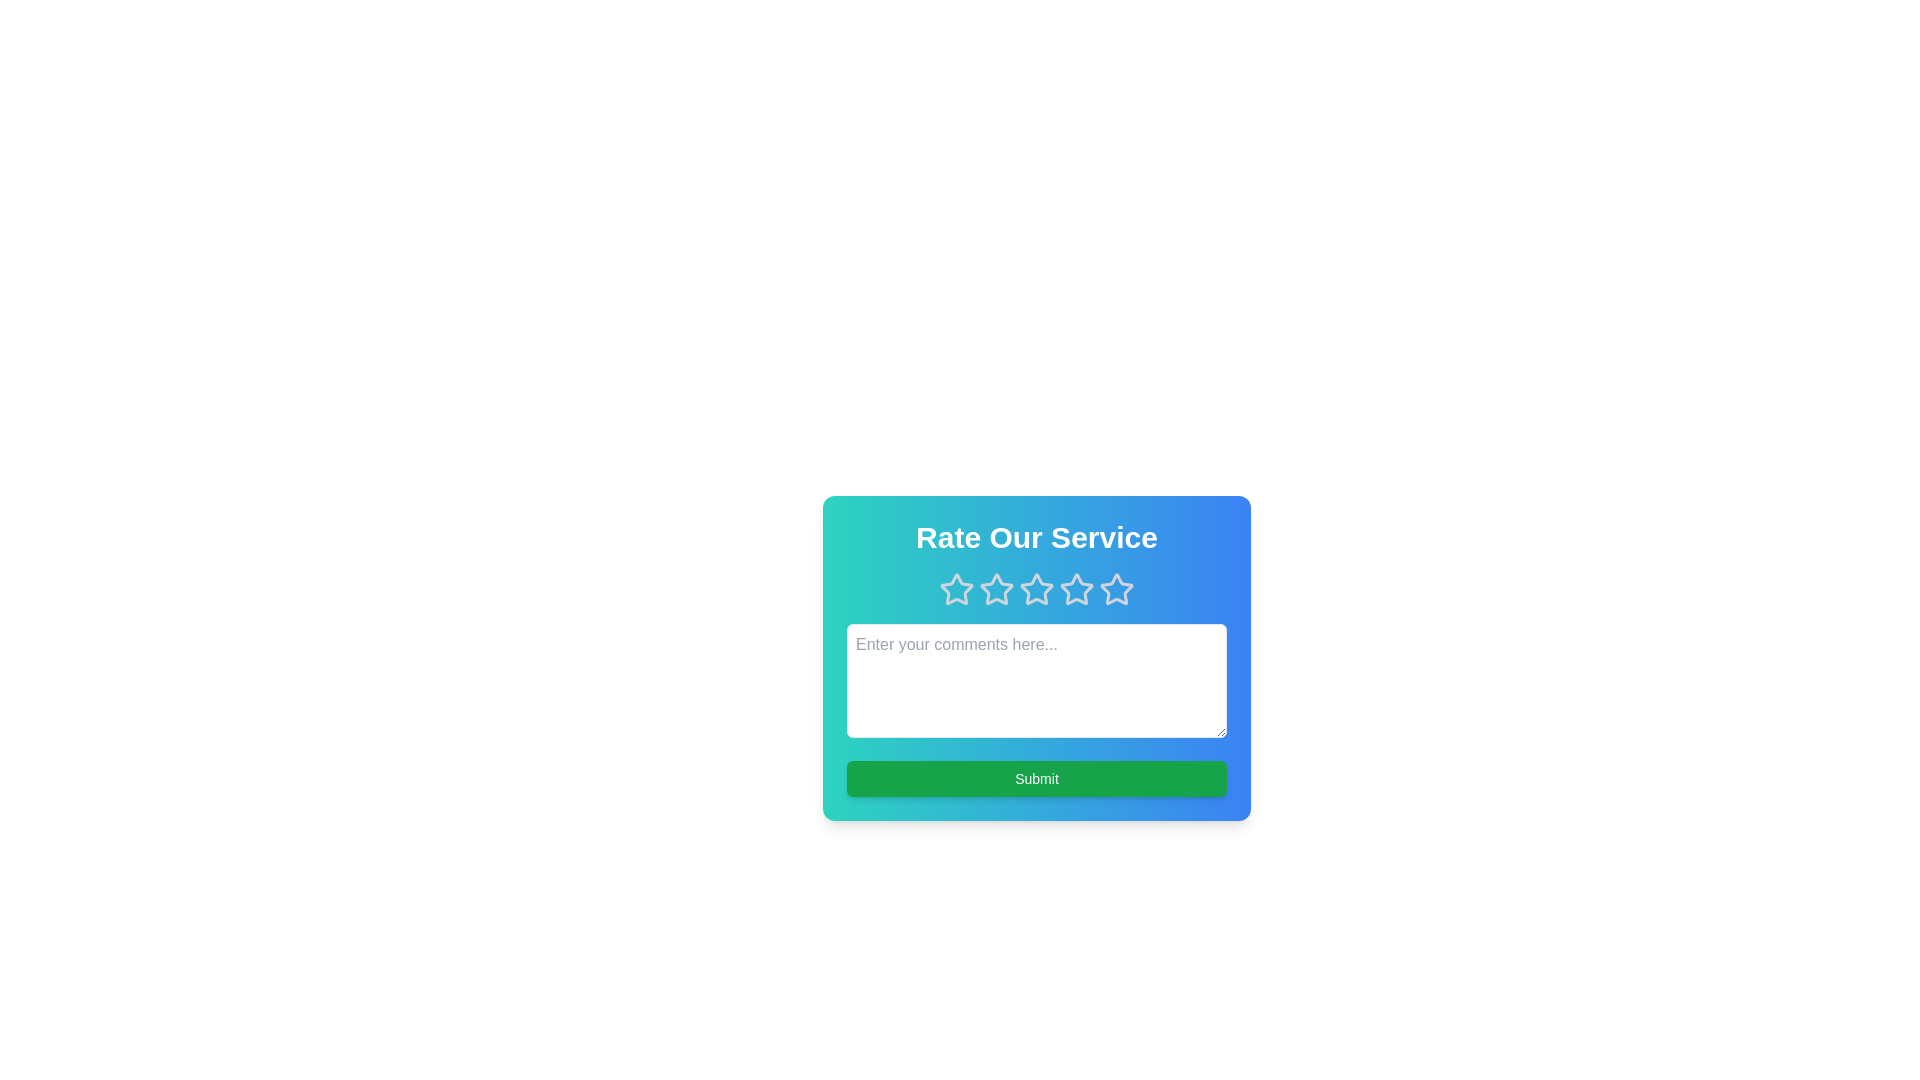 This screenshot has height=1080, width=1920. I want to click on the 2 star to observe its hover effect, so click(997, 589).